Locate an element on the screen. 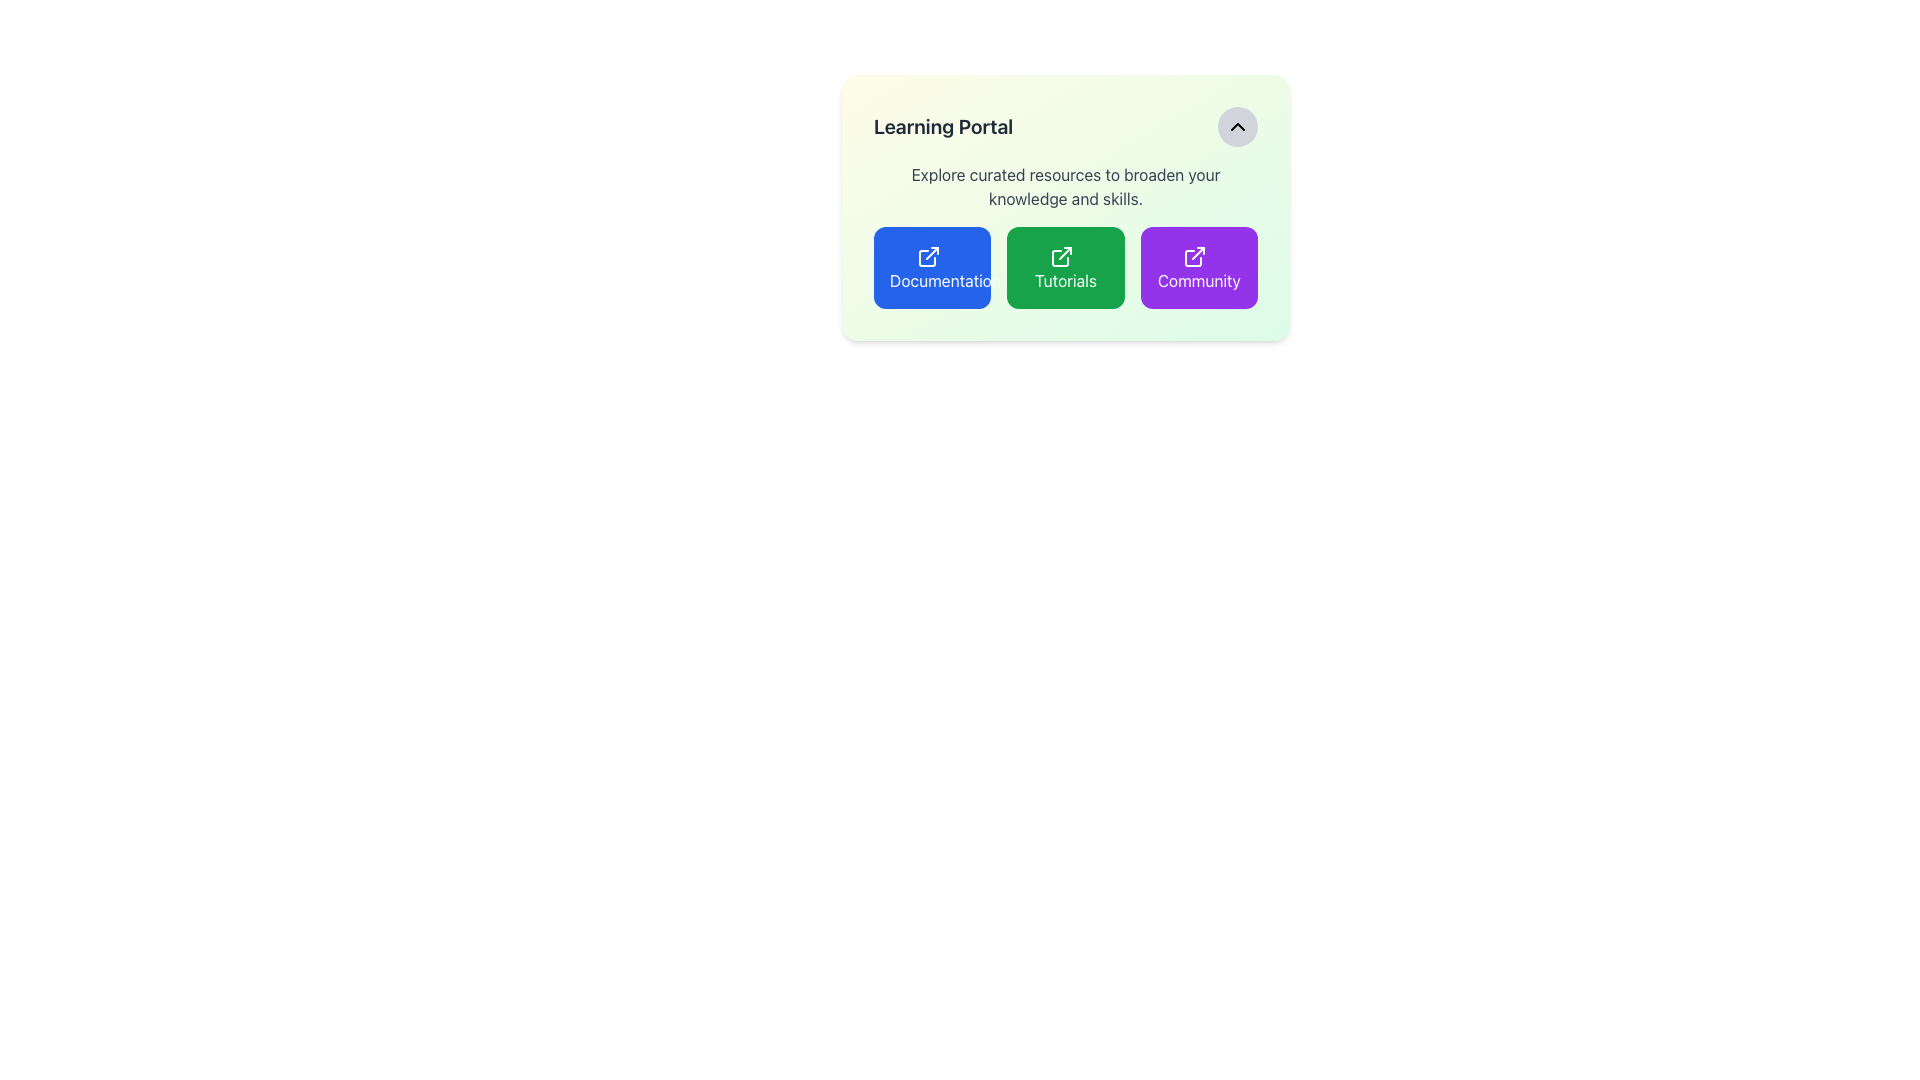 The height and width of the screenshot is (1080, 1920). the green button labeled 'Tutorials' that contains a white external link icon, located in the center of a group of three buttons, to observe hover effects is located at coordinates (1064, 234).